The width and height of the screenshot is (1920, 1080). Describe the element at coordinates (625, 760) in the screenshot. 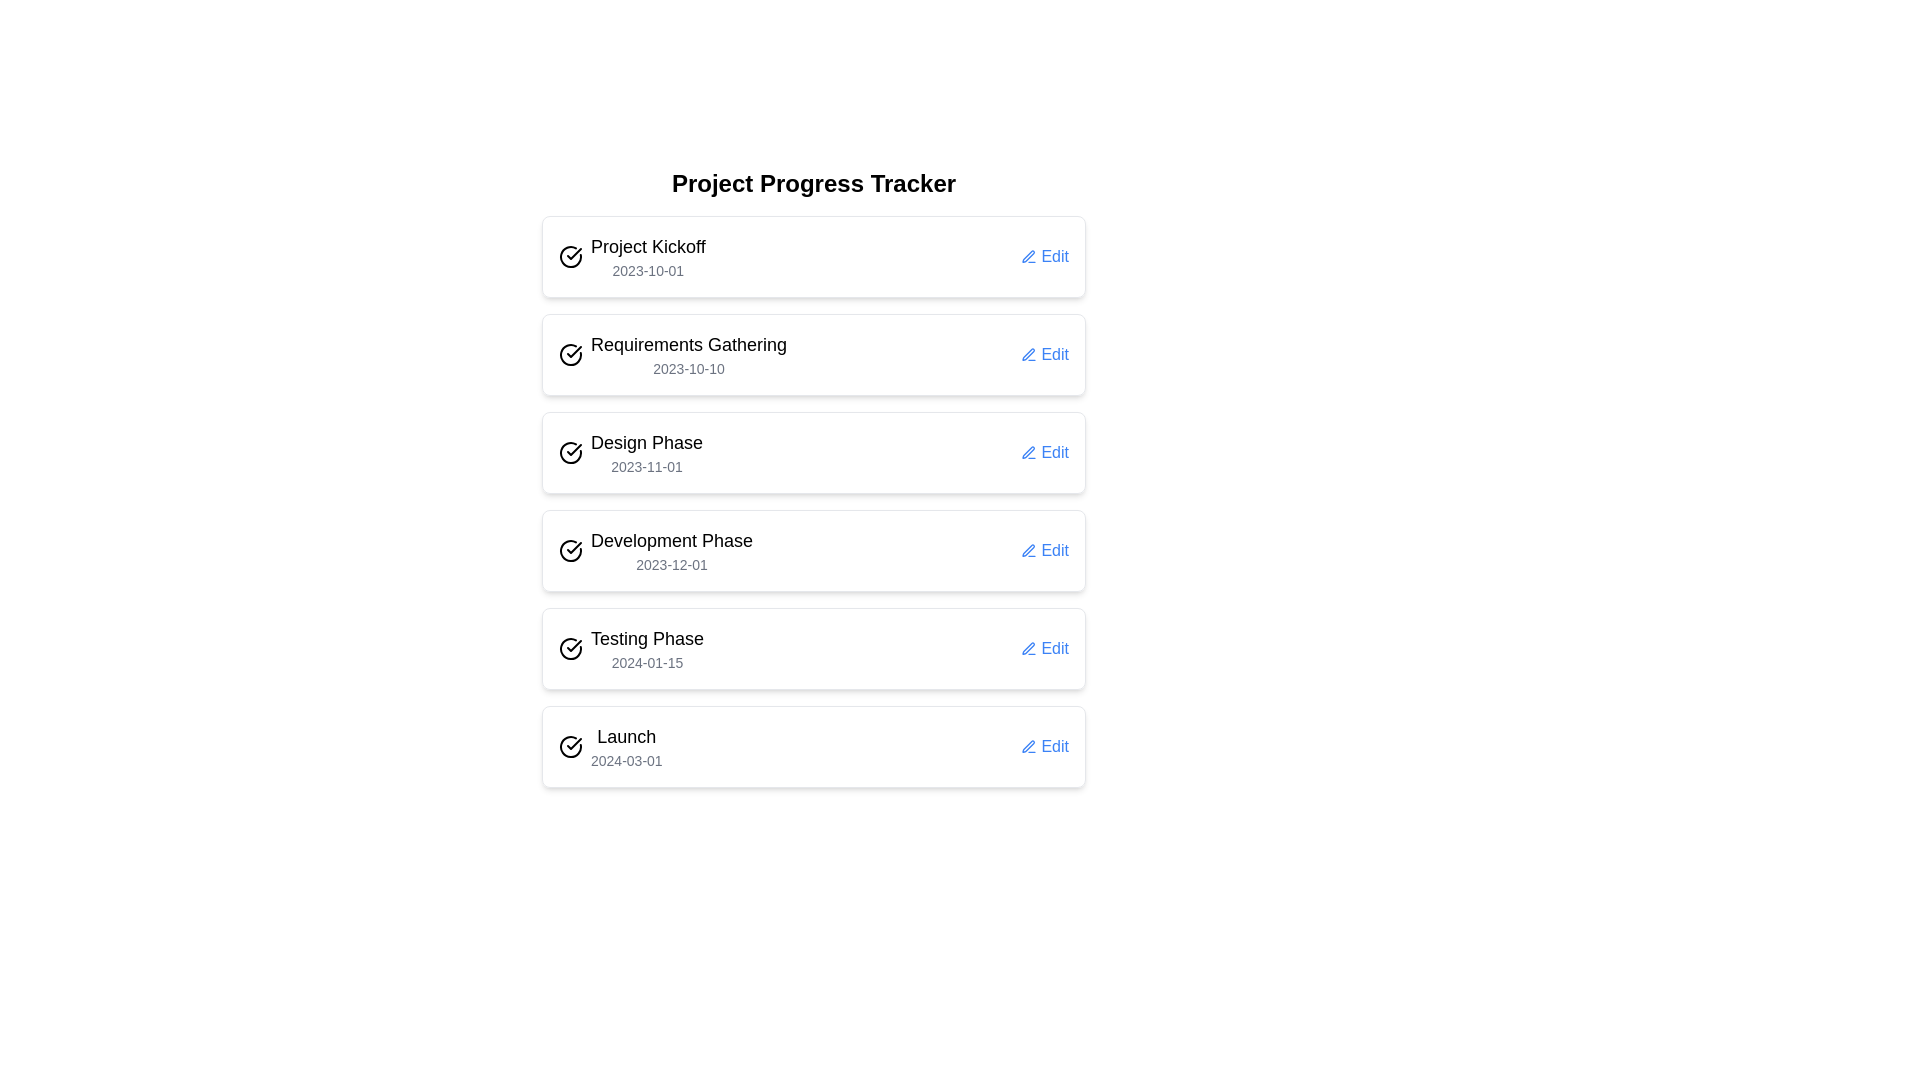

I see `the text label that displays the scheduled date for the 'Launch' task, located at the bottom section of the page within the last task card labeled 'Launch'` at that location.